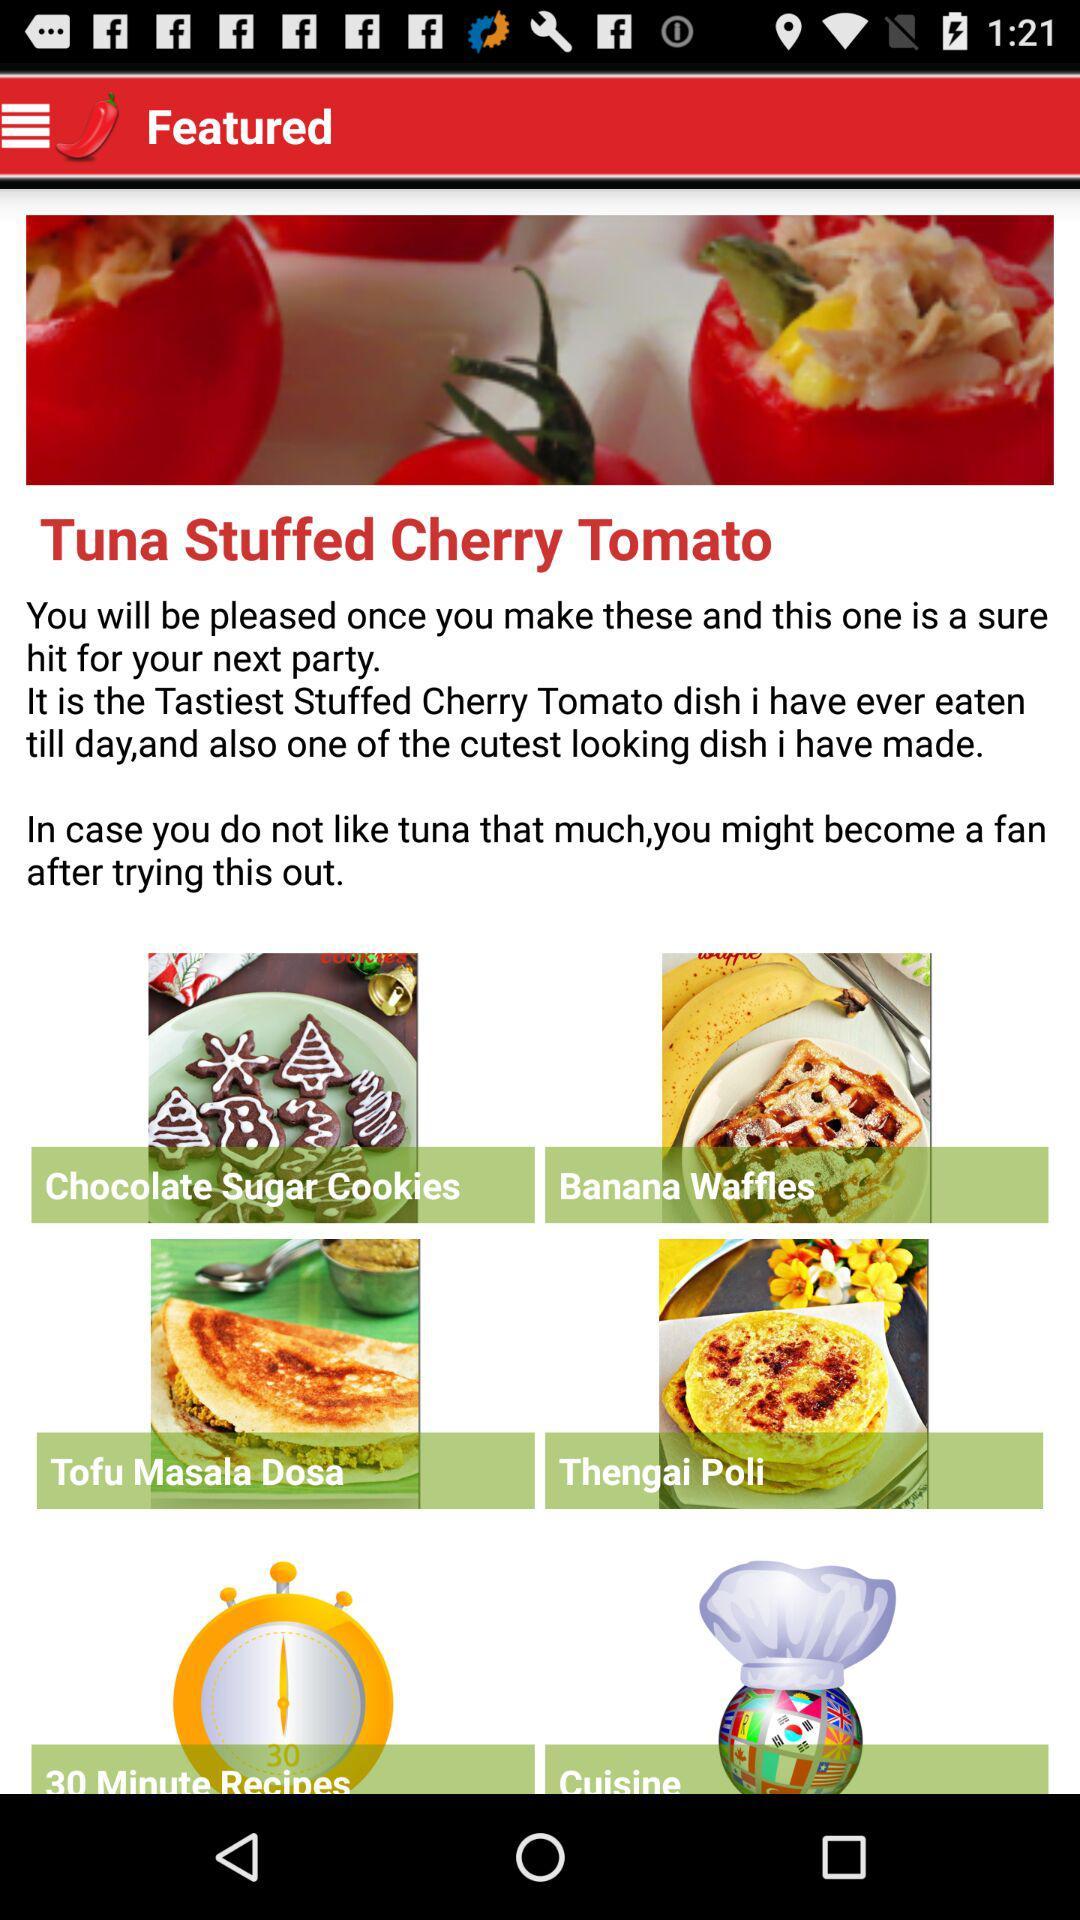  What do you see at coordinates (795, 1672) in the screenshot?
I see `the featured option` at bounding box center [795, 1672].